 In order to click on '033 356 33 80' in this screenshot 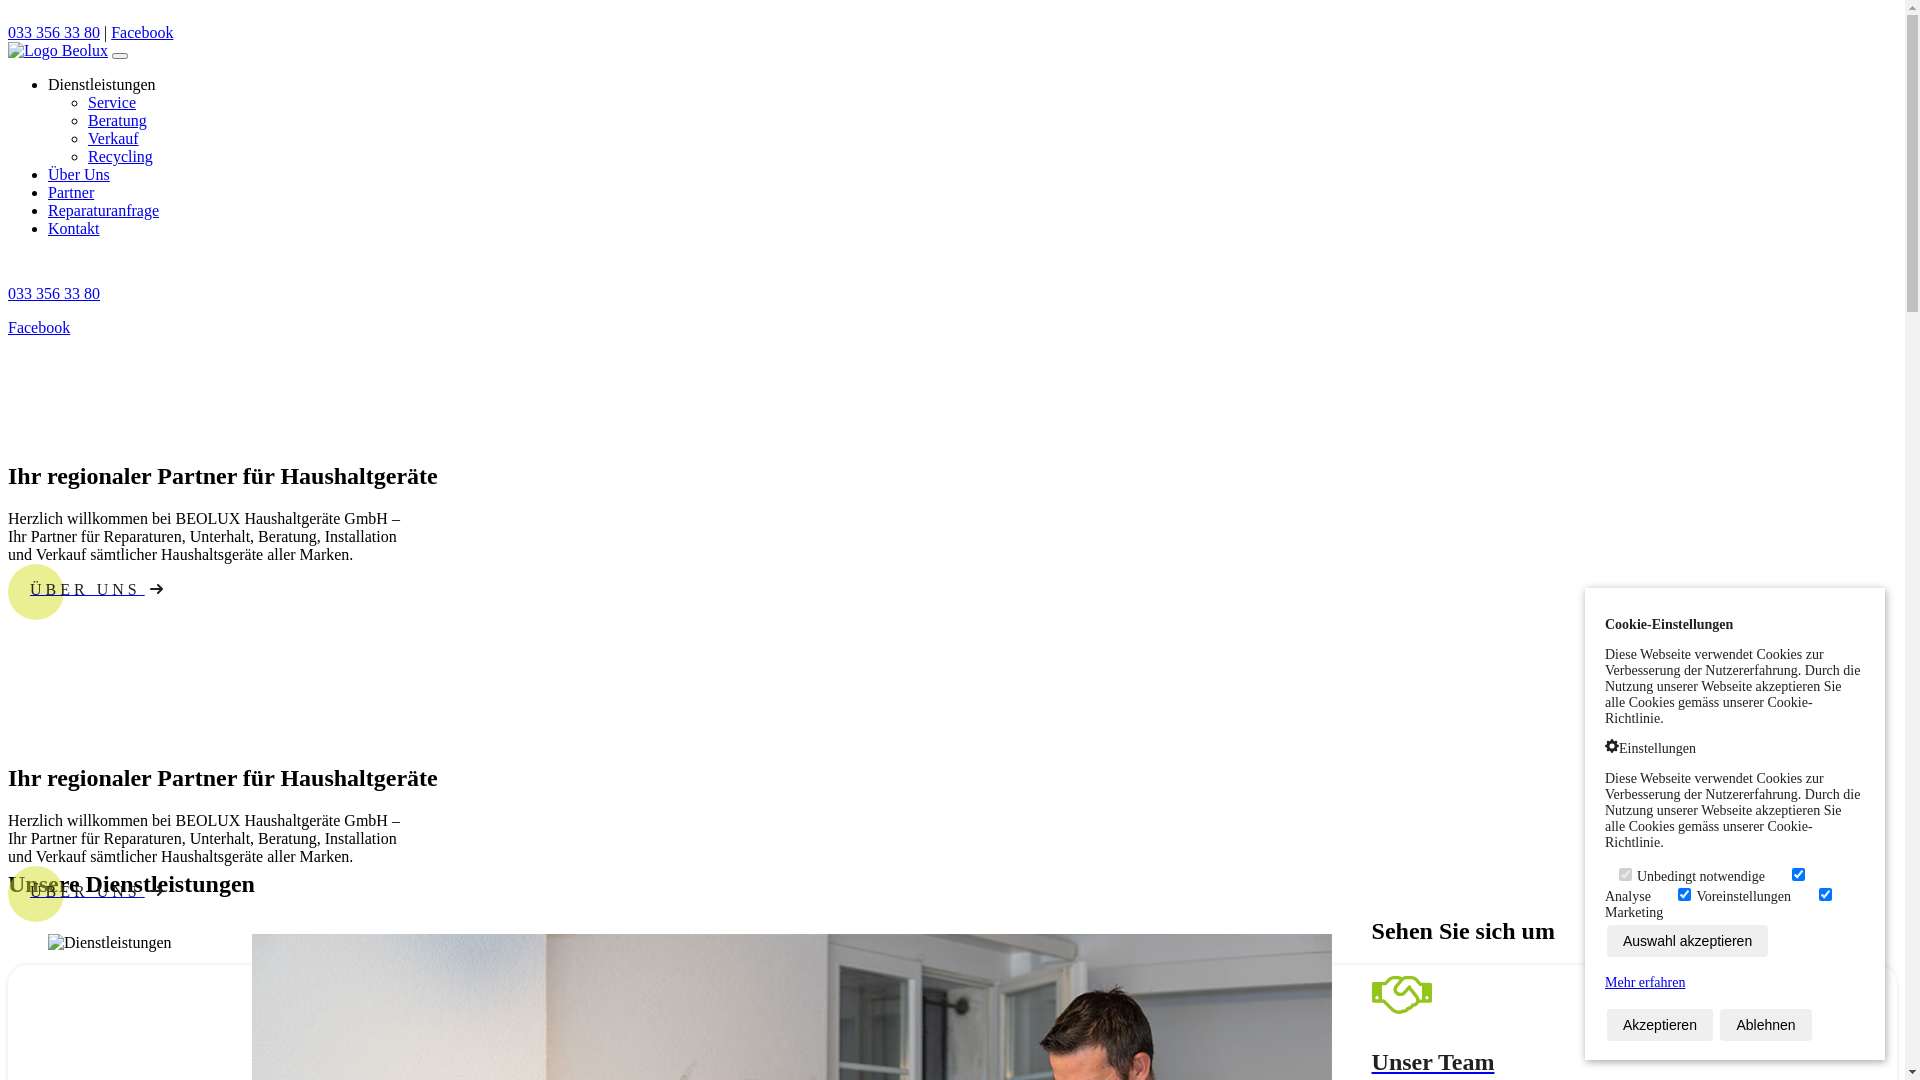, I will do `click(53, 32)`.